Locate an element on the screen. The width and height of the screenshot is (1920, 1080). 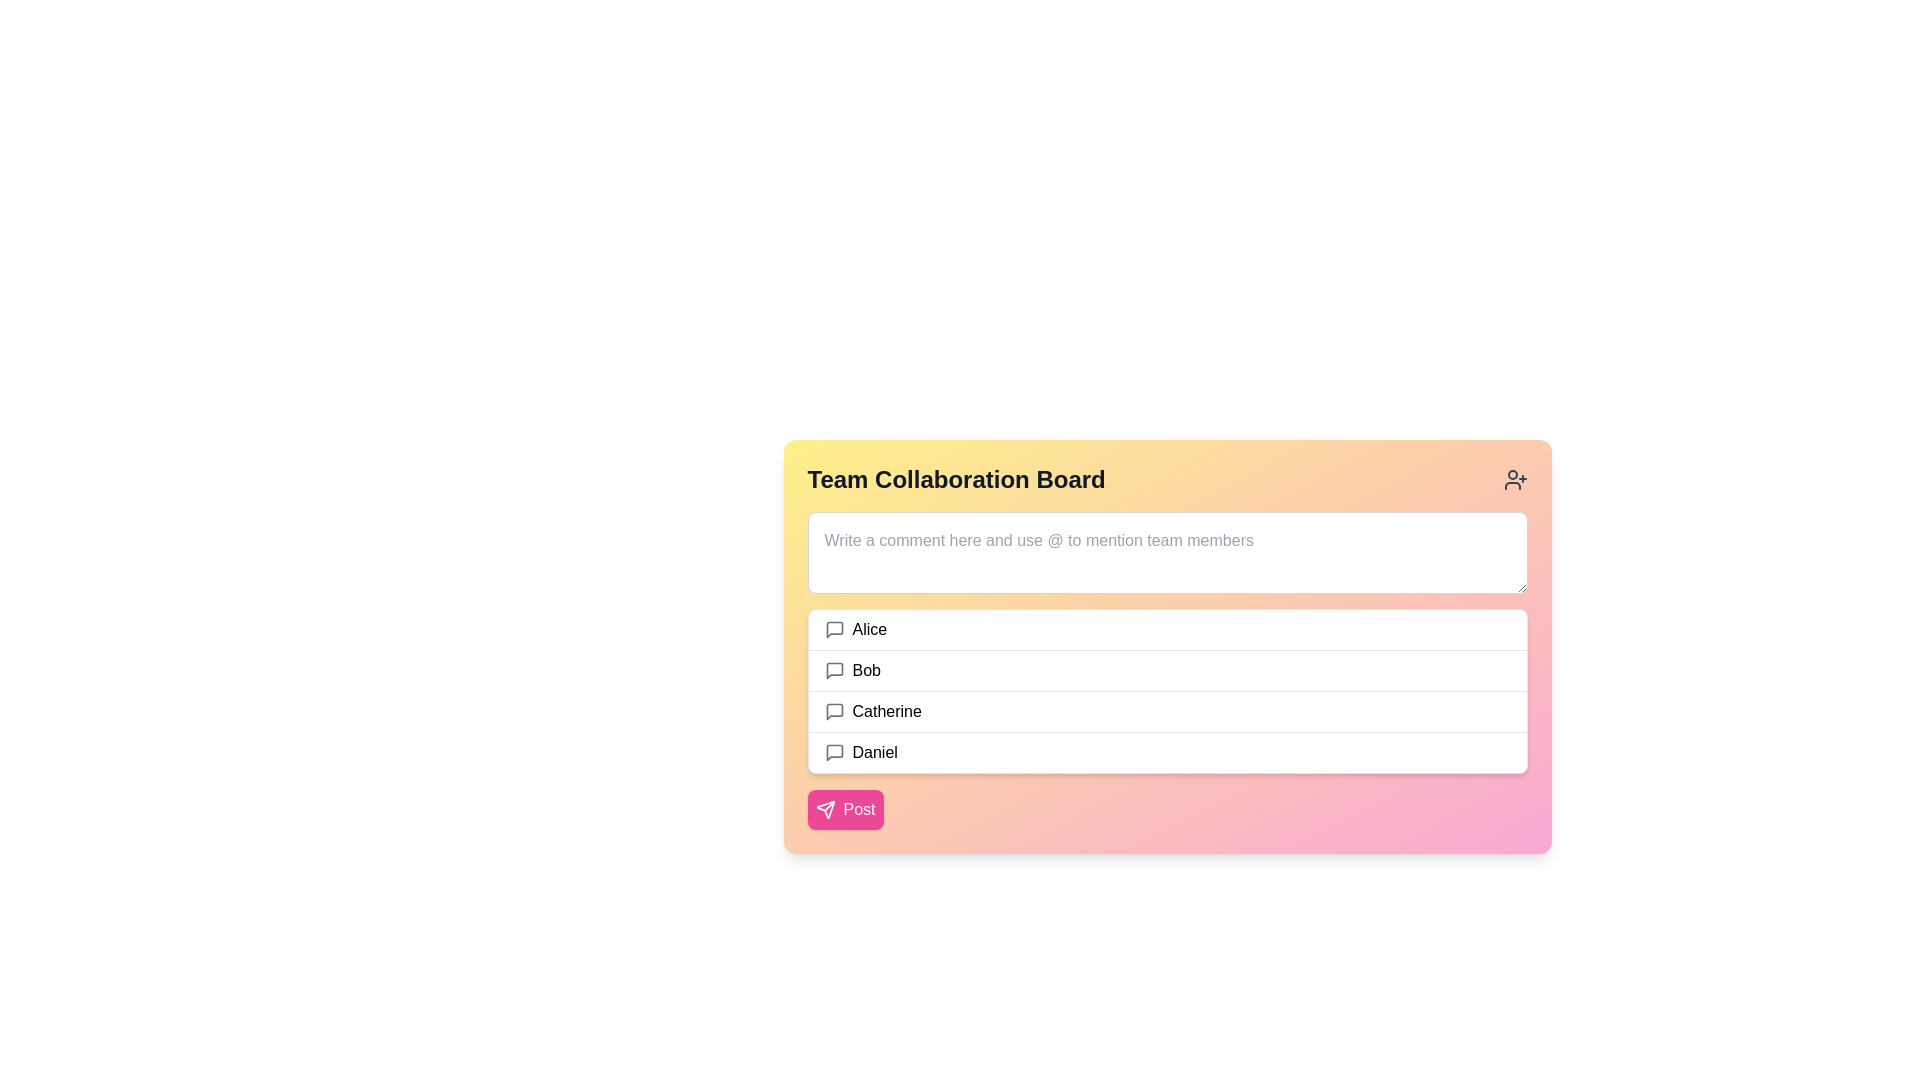
the interactive list item representing the user 'Alice', which is the first item in a vertical list of names is located at coordinates (1167, 628).